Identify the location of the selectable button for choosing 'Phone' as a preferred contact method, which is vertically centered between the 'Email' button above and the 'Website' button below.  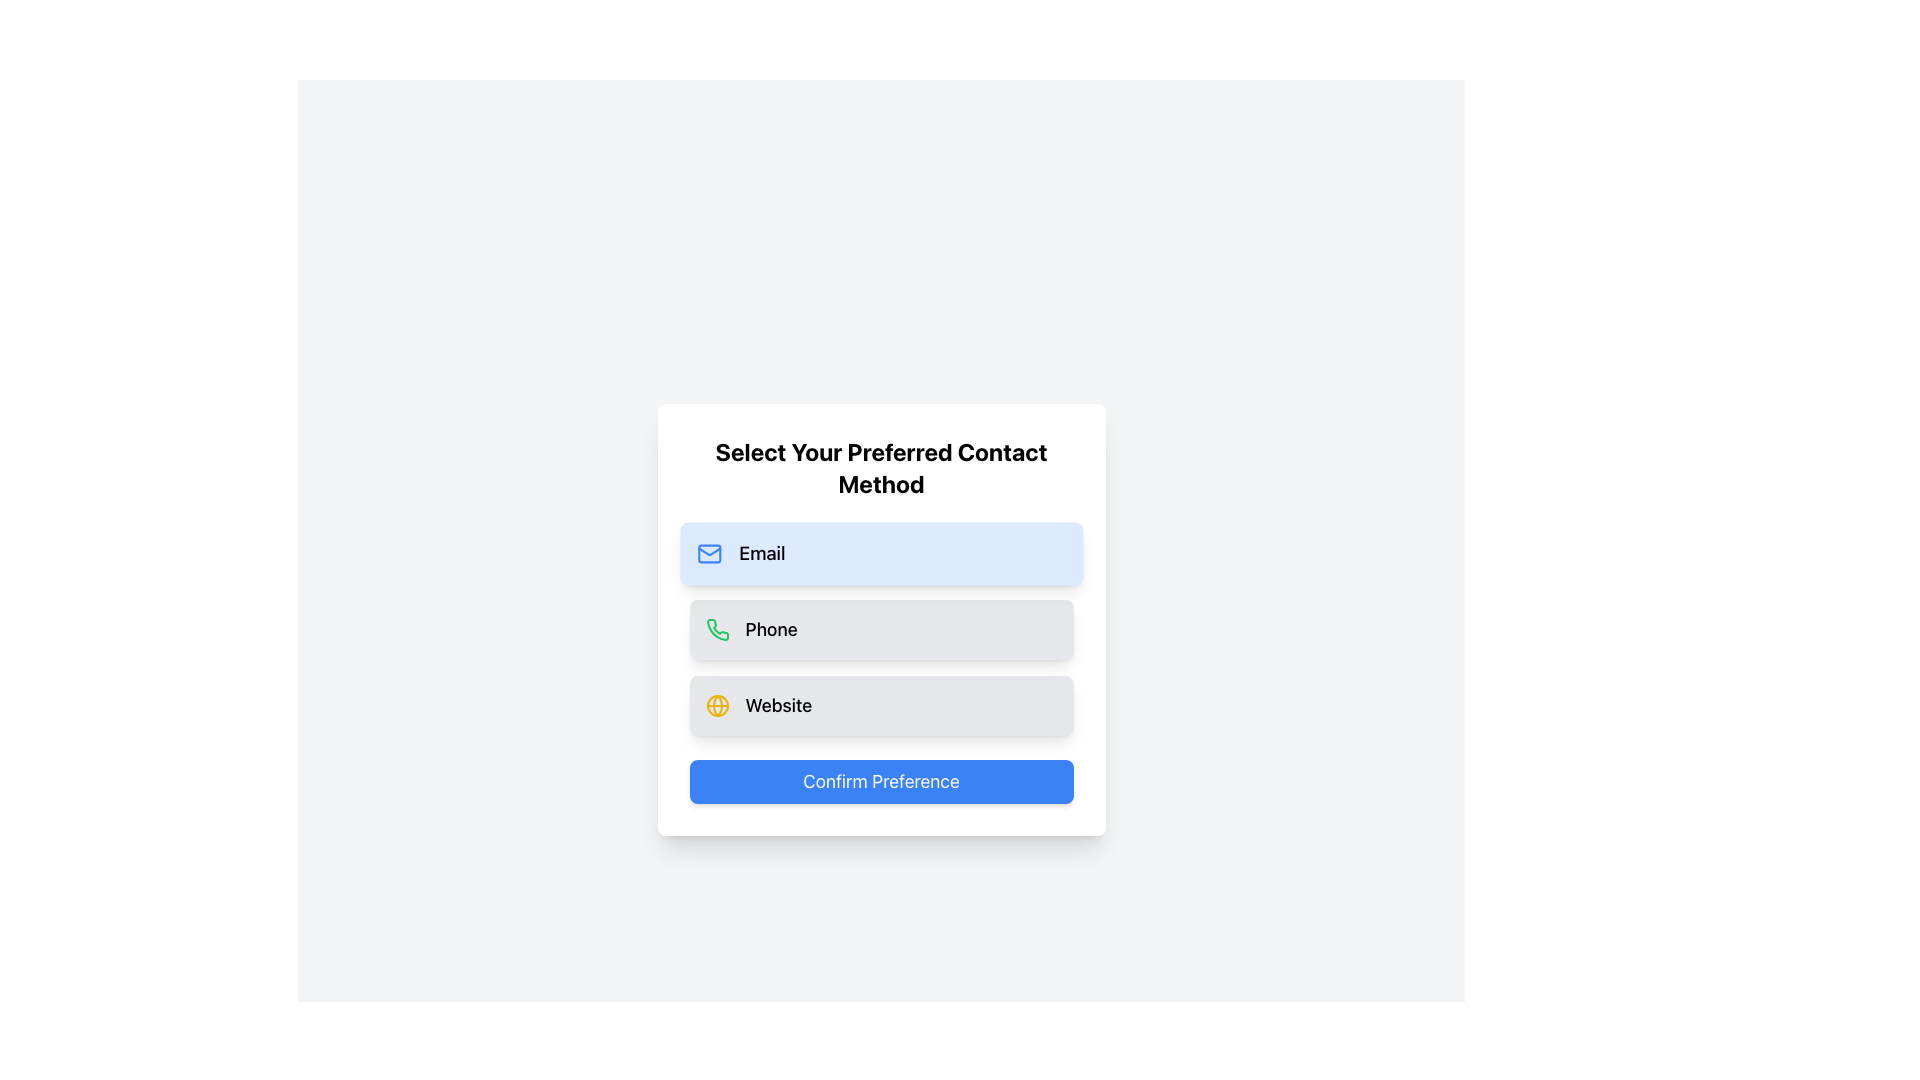
(880, 628).